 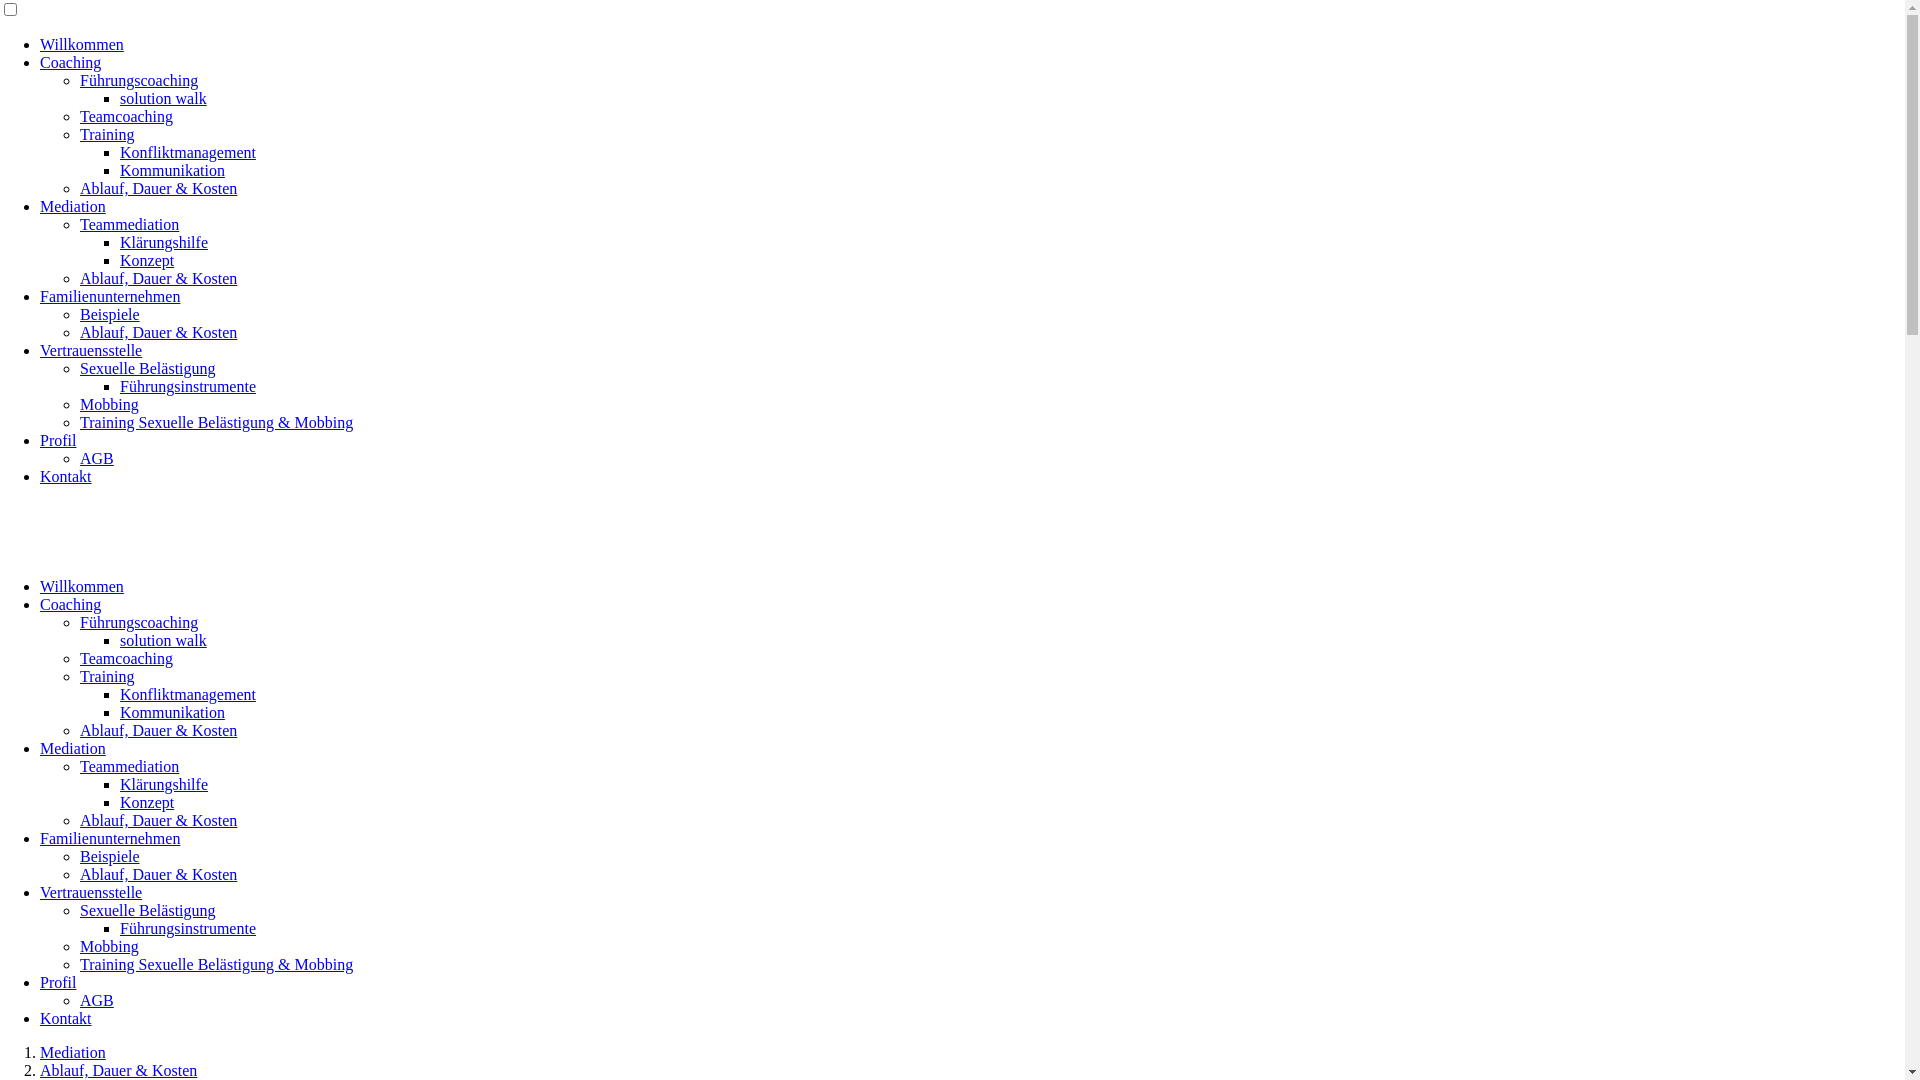 What do you see at coordinates (163, 640) in the screenshot?
I see `'solution walk'` at bounding box center [163, 640].